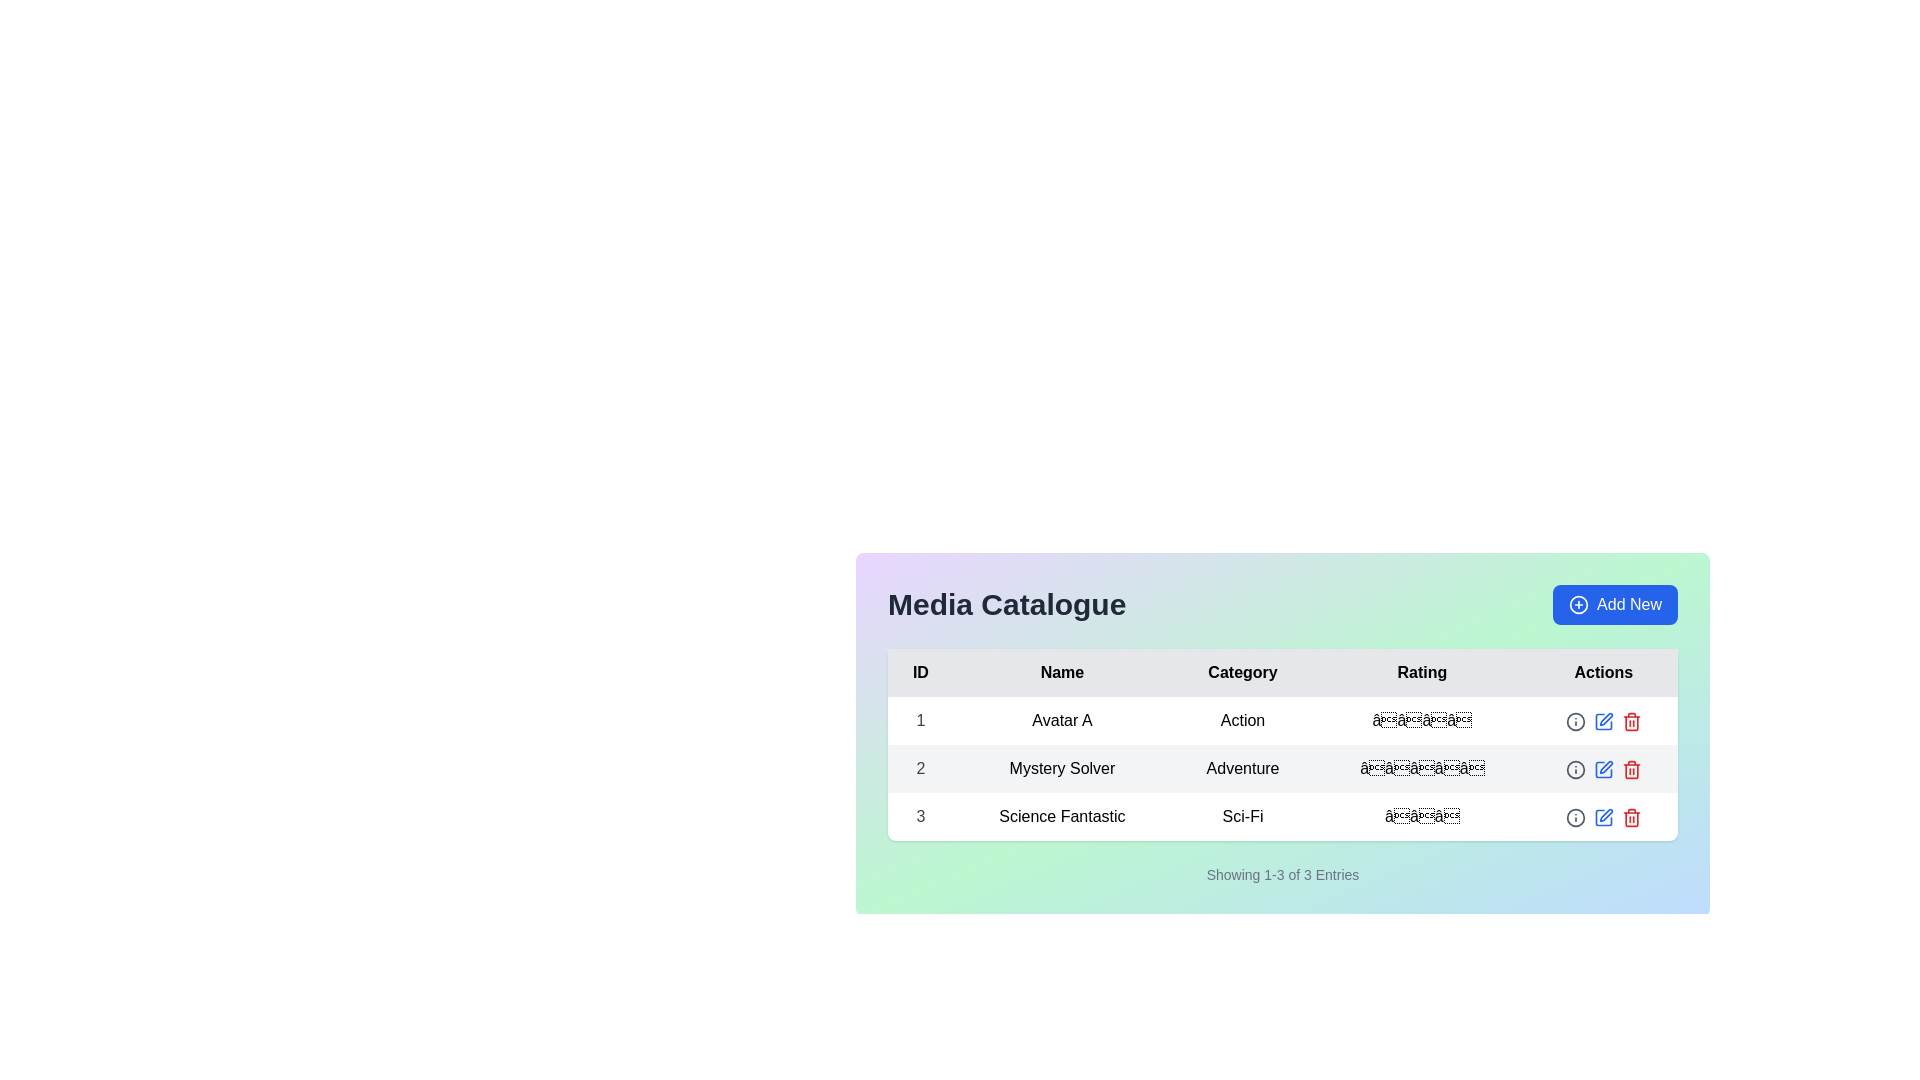 Image resolution: width=1920 pixels, height=1080 pixels. I want to click on the non-interactive text label displaying the category name in the second row of the table under the 'Category' column, adjacent to 'Mystery Solver' in the 'Name' column and five star icons in the 'Rating' column, so click(1242, 767).